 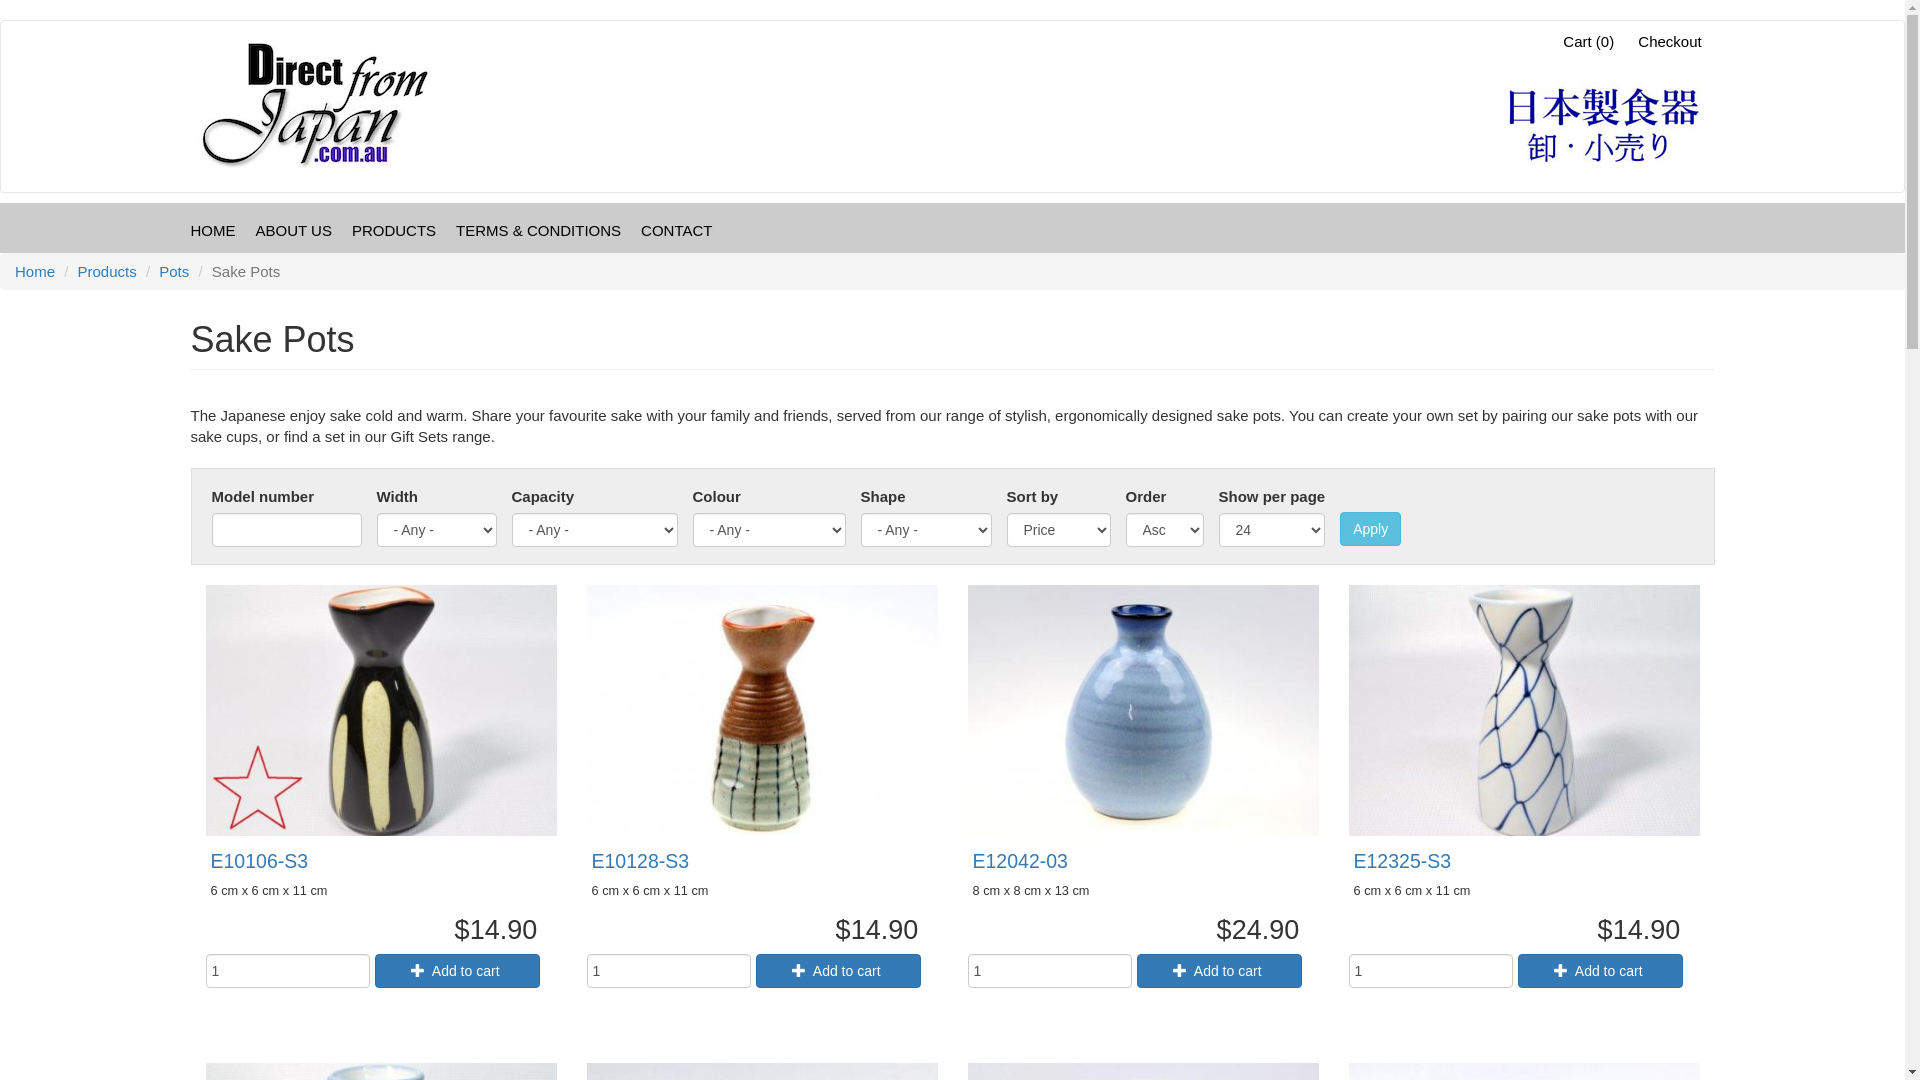 What do you see at coordinates (676, 229) in the screenshot?
I see `'CONTACT'` at bounding box center [676, 229].